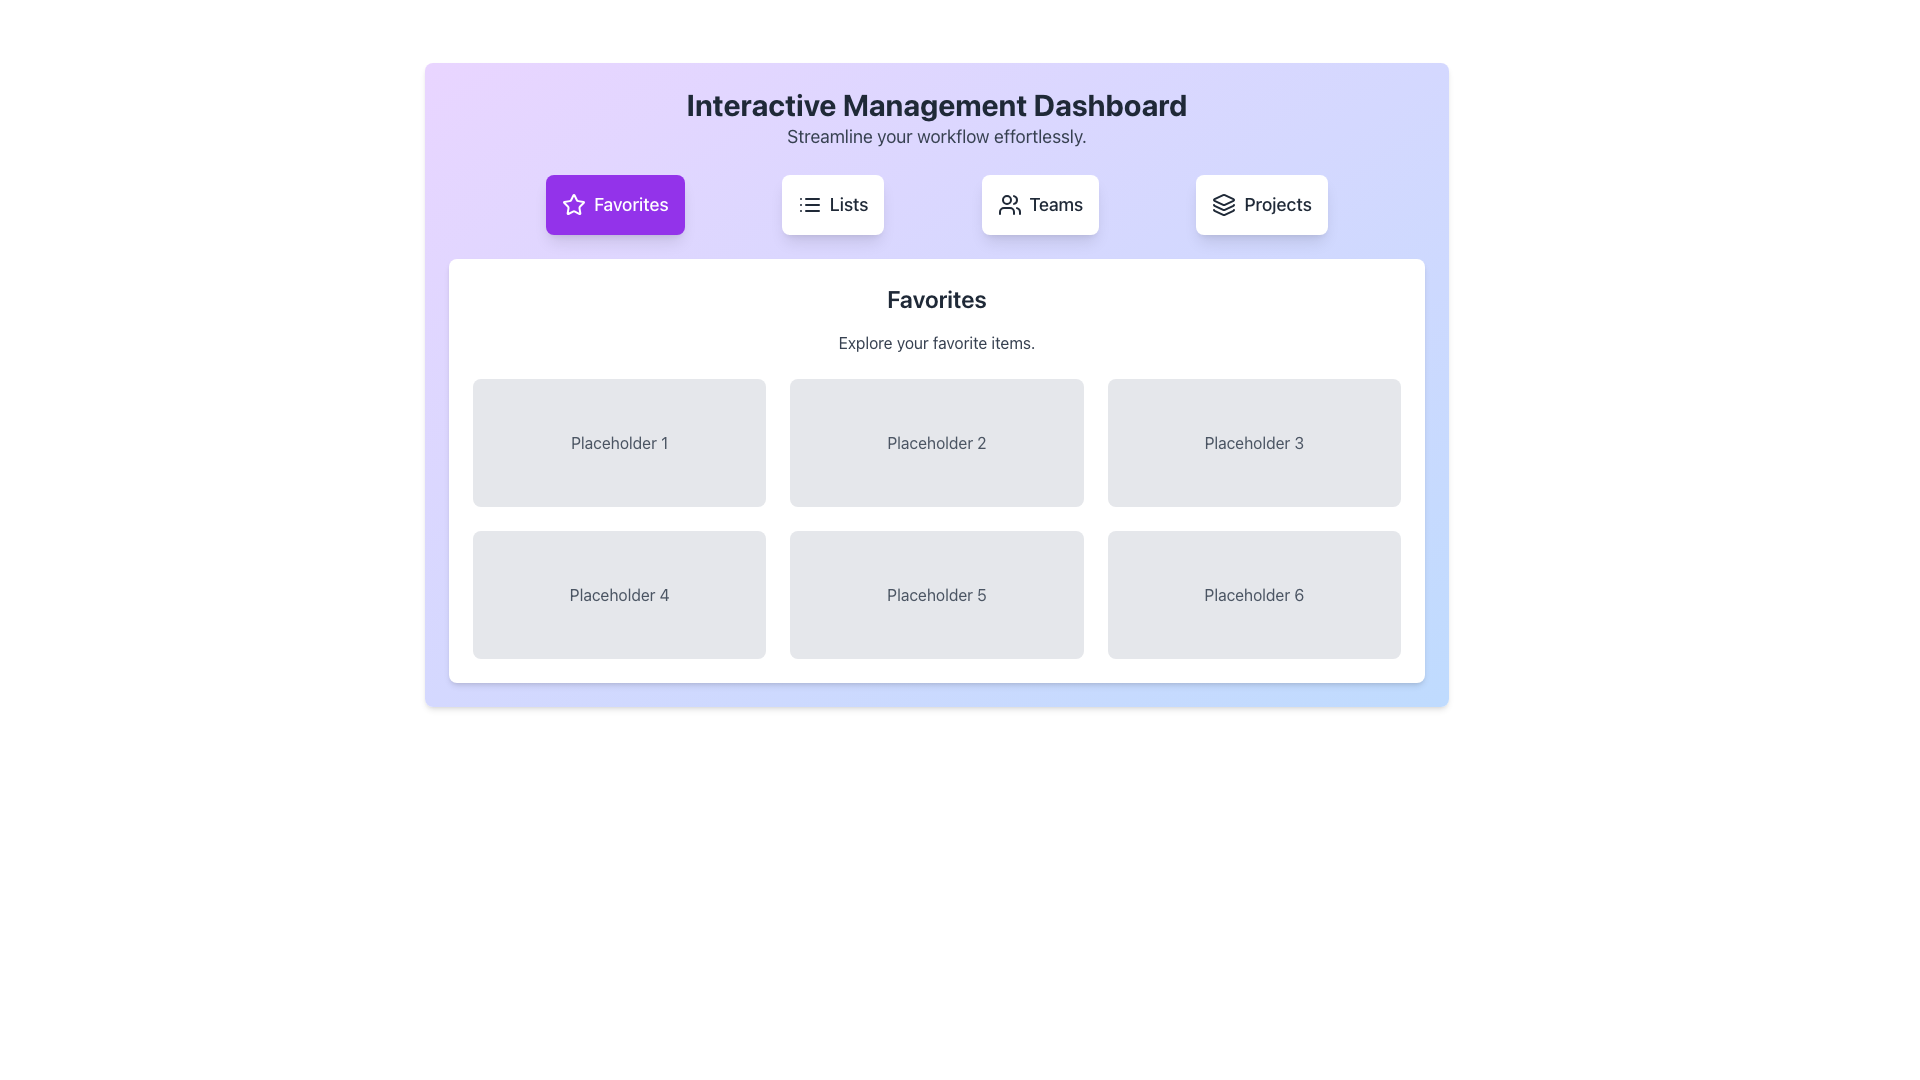 The height and width of the screenshot is (1080, 1920). I want to click on the static text element that indicates the title or label of the associated card in the 'Favorites' section, centrally located within the top-left card, so click(618, 442).